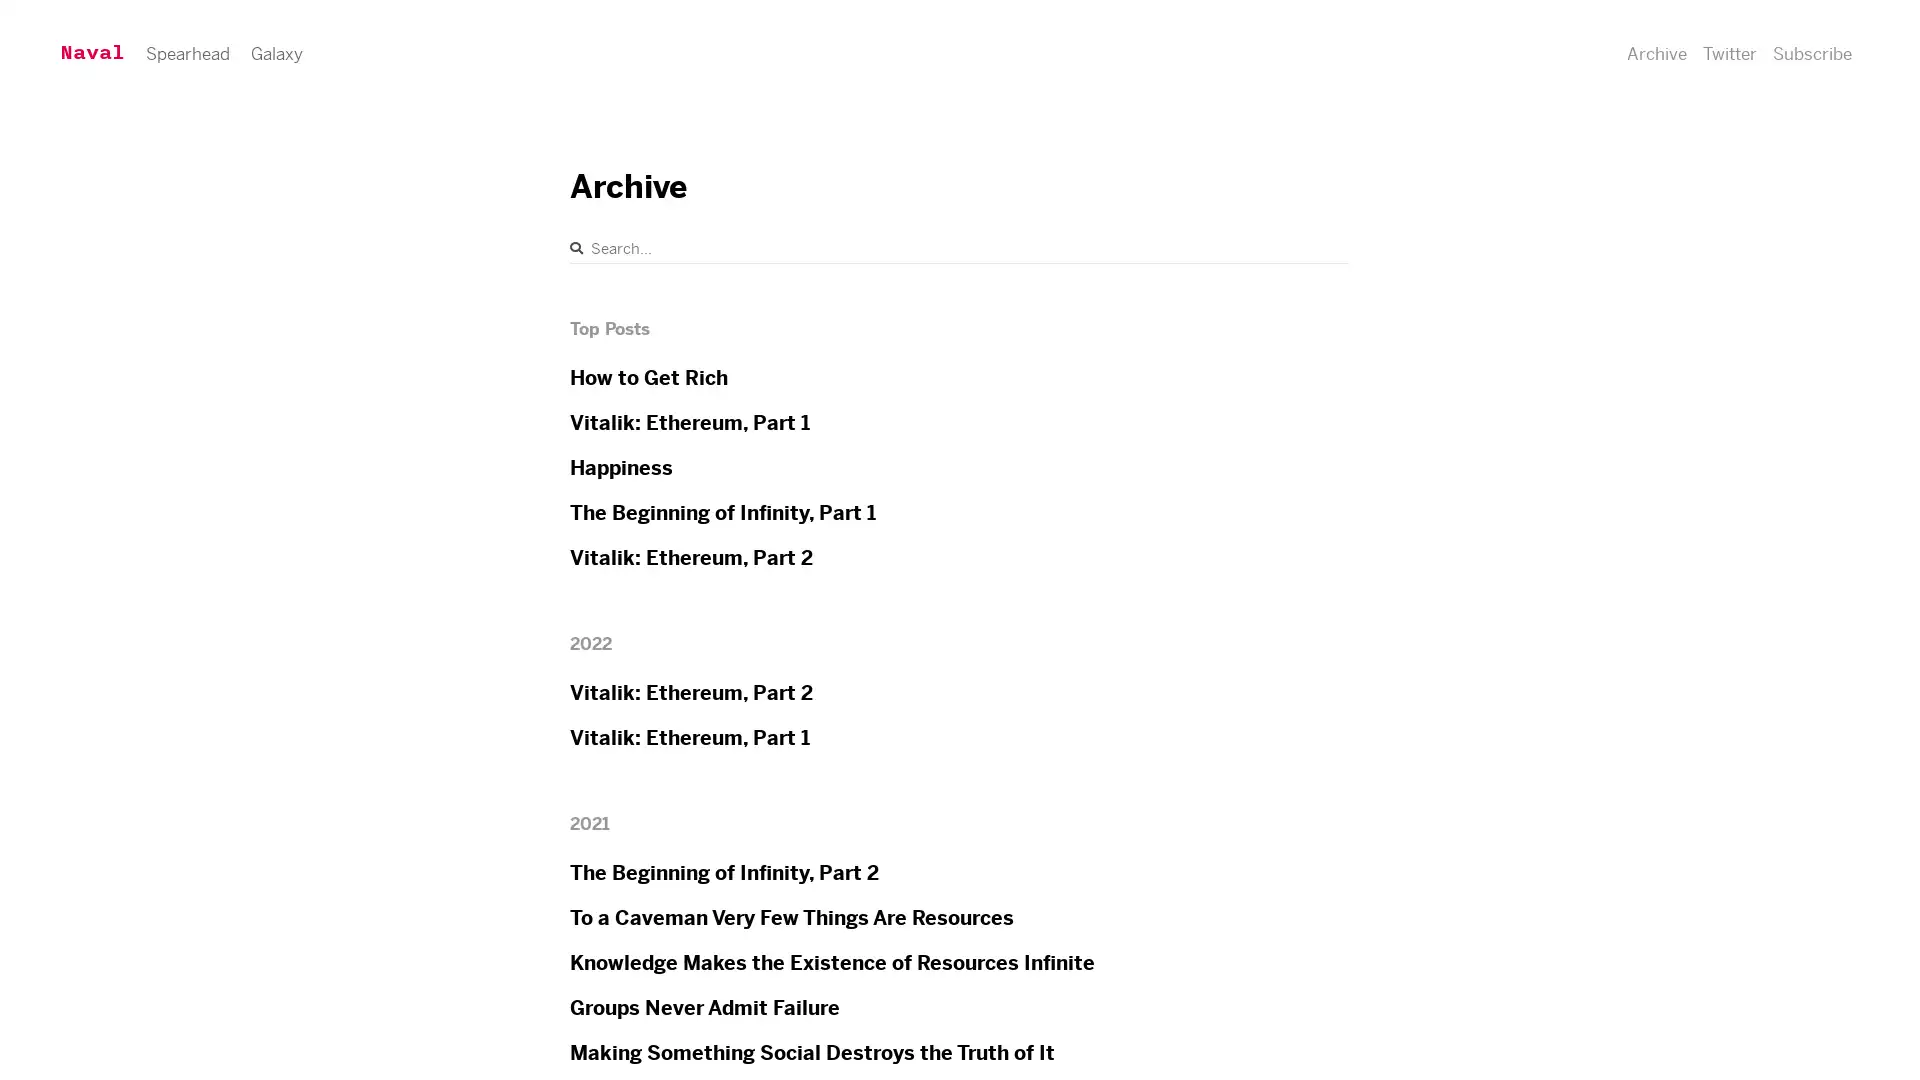  What do you see at coordinates (575, 247) in the screenshot?
I see `Search` at bounding box center [575, 247].